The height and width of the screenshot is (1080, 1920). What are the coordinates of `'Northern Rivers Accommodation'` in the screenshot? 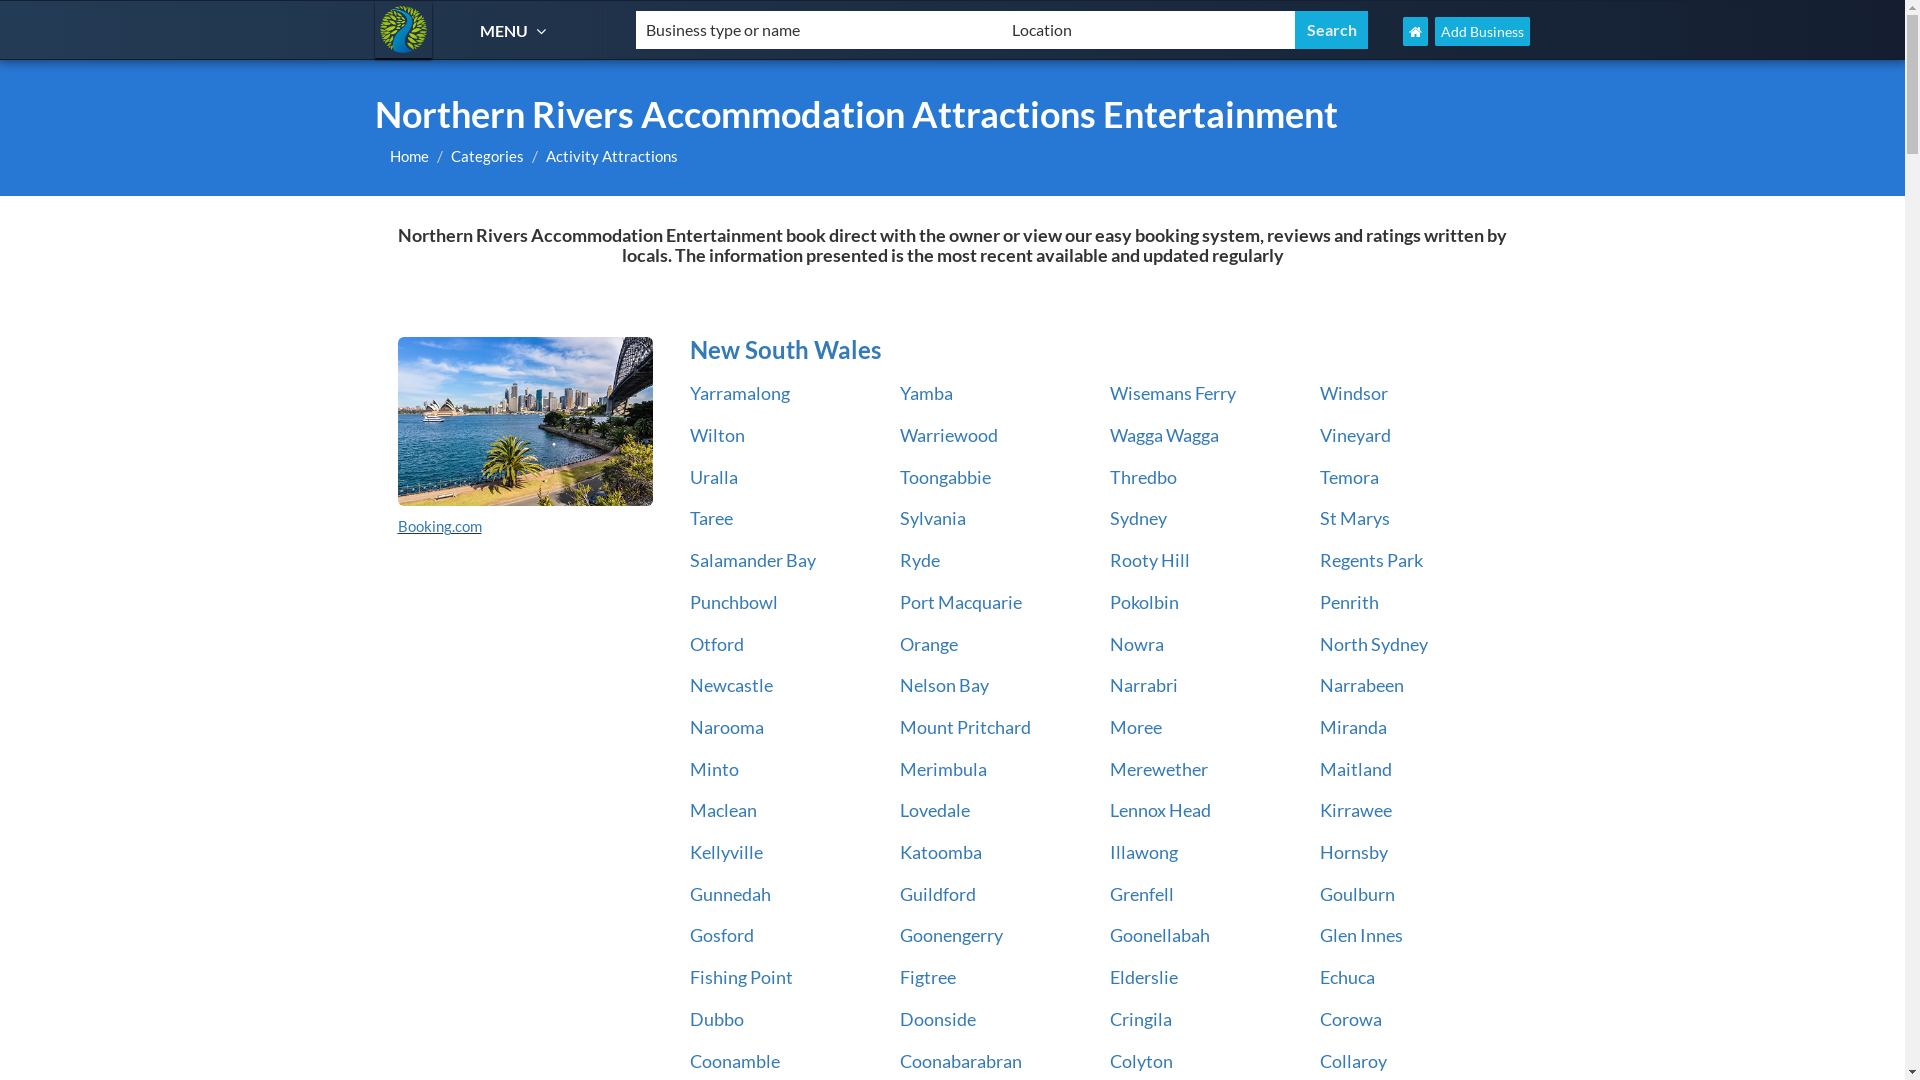 It's located at (402, 29).